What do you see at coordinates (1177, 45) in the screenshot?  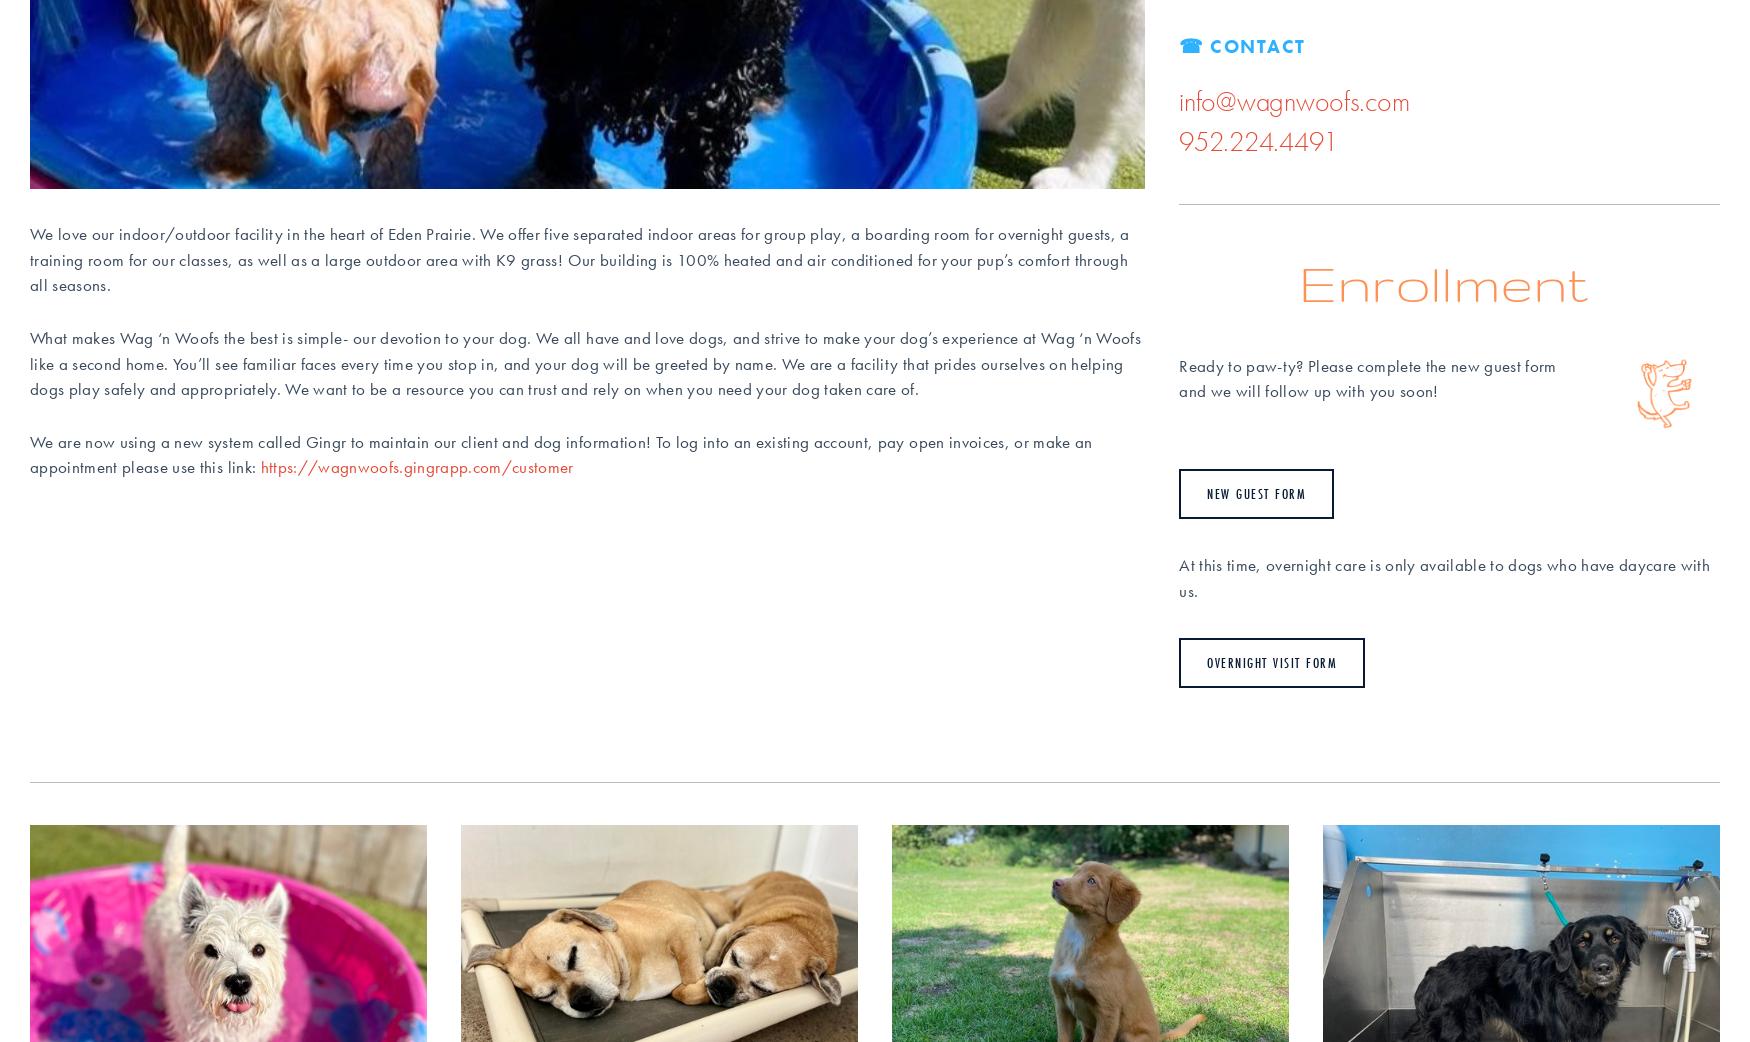 I see `'☎ Contact'` at bounding box center [1177, 45].